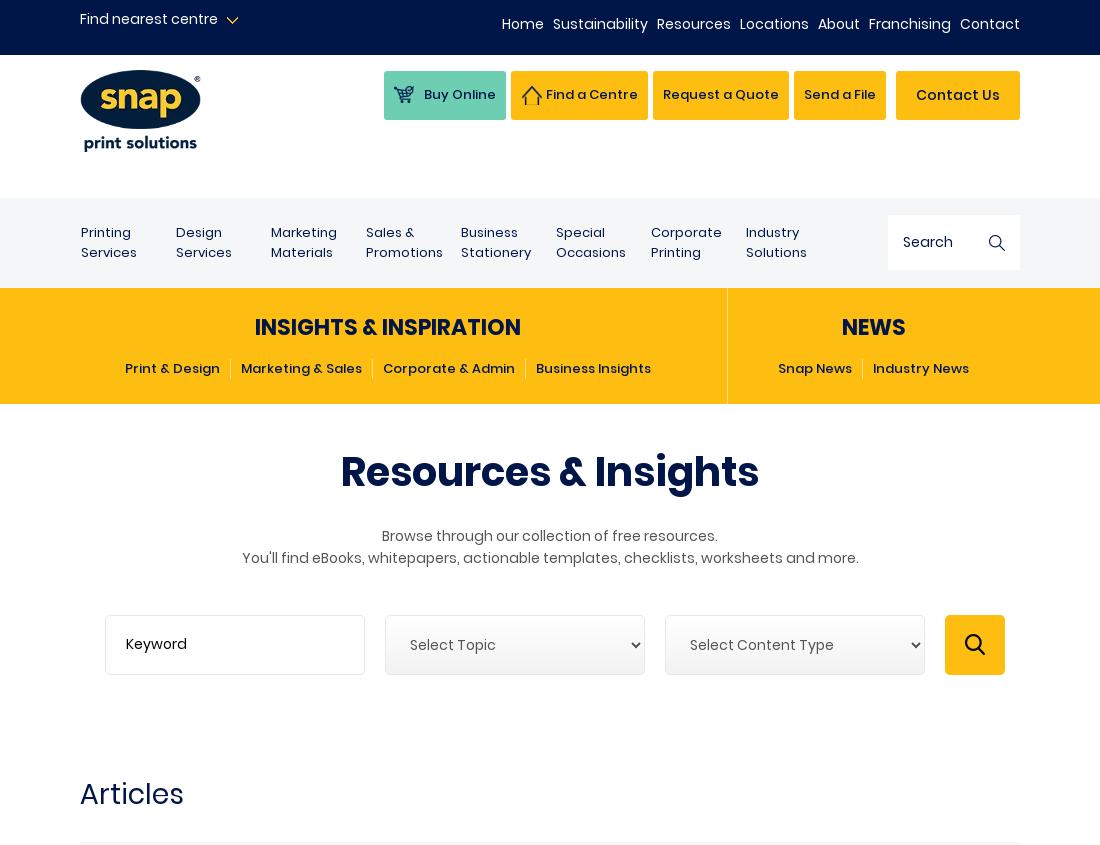  I want to click on 'Find a Centre', so click(591, 102).